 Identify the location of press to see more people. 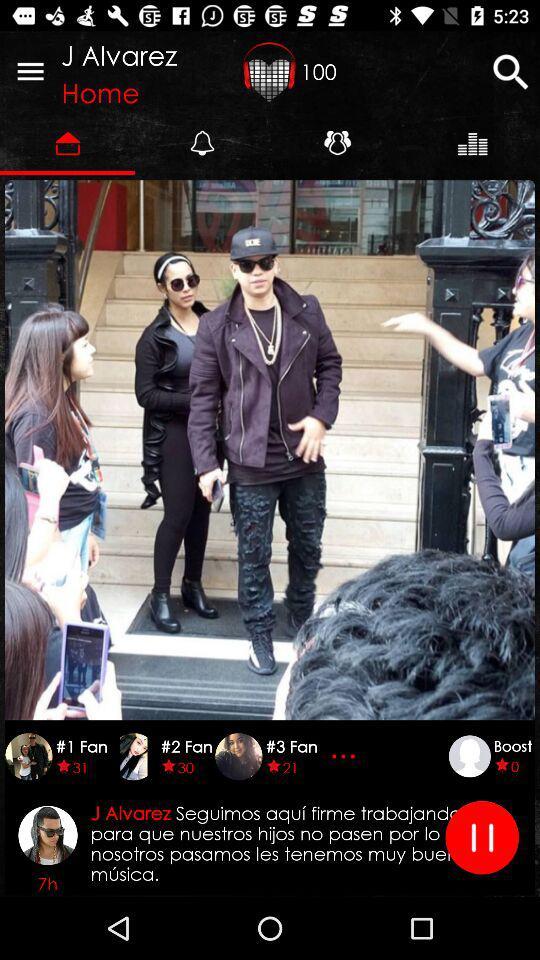
(345, 755).